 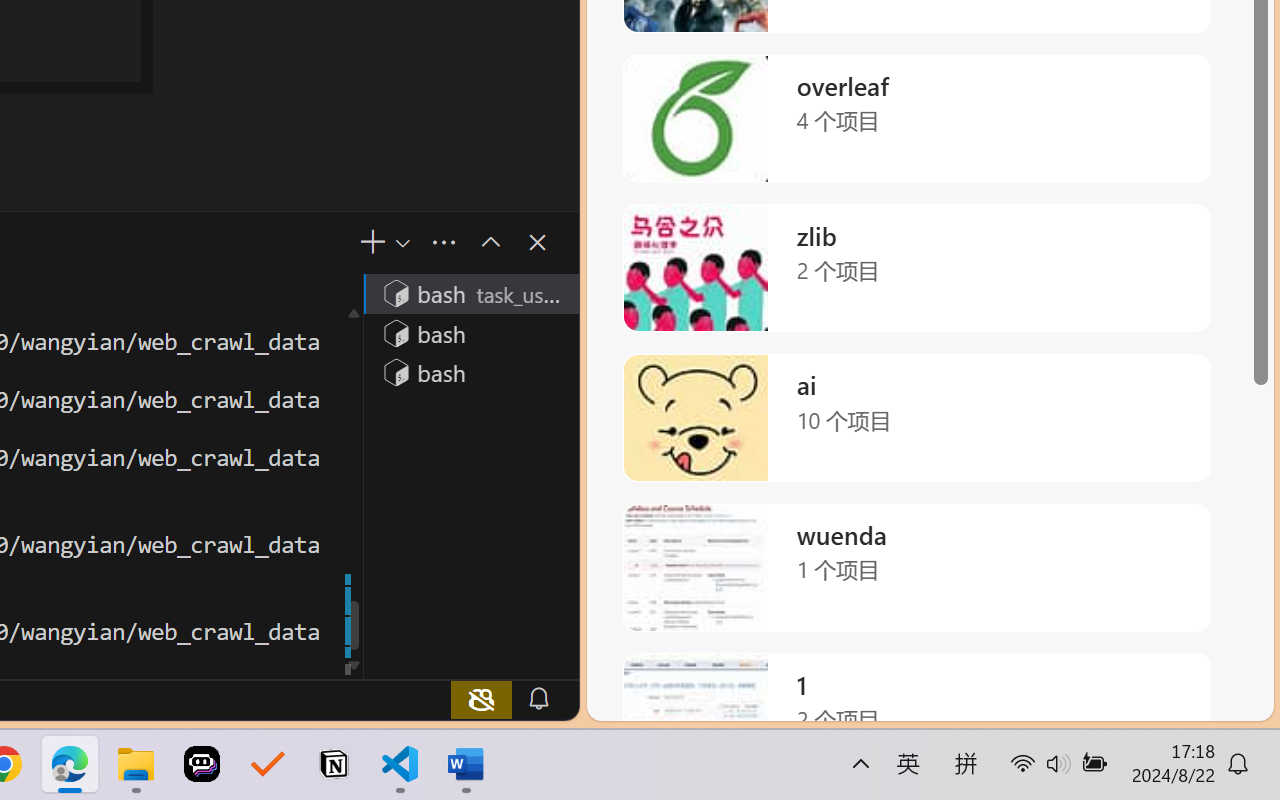 What do you see at coordinates (469, 331) in the screenshot?
I see `'Terminal 2 bash'` at bounding box center [469, 331].